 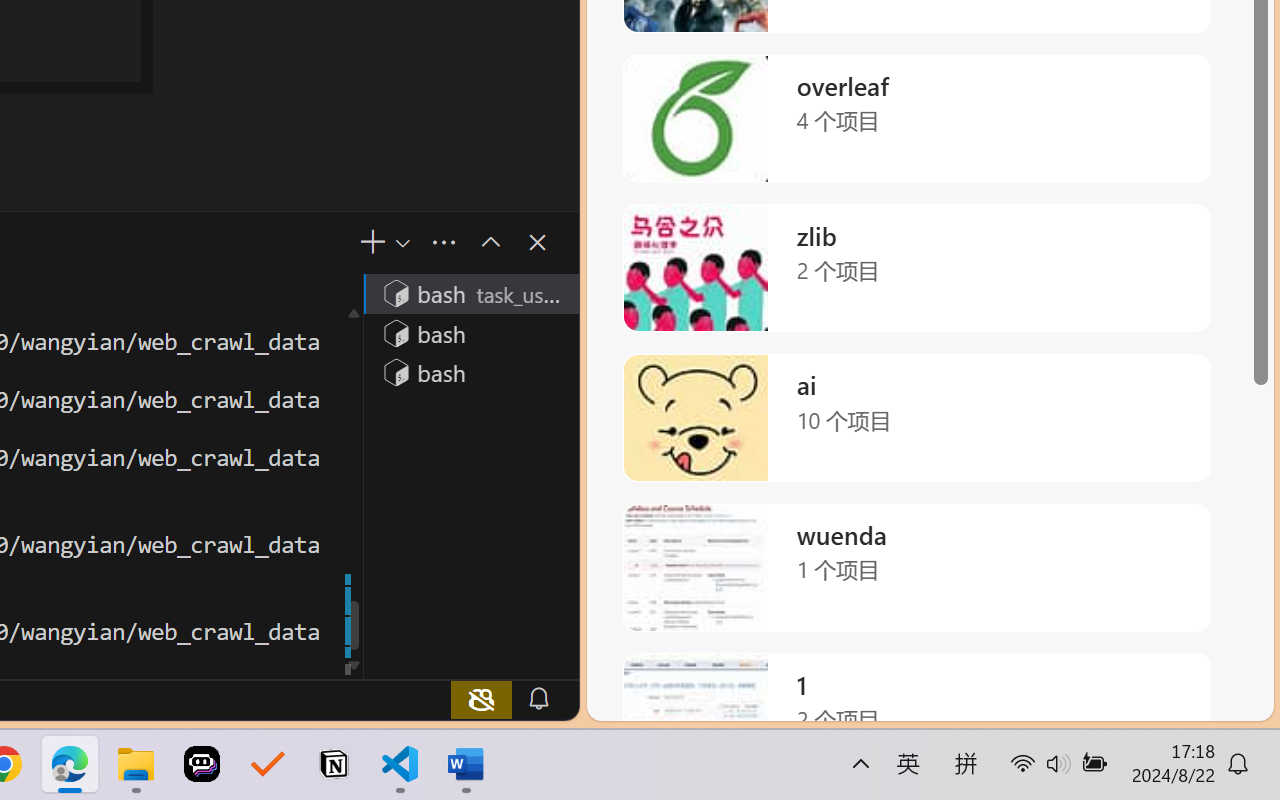 What do you see at coordinates (469, 331) in the screenshot?
I see `'Terminal 2 bash'` at bounding box center [469, 331].